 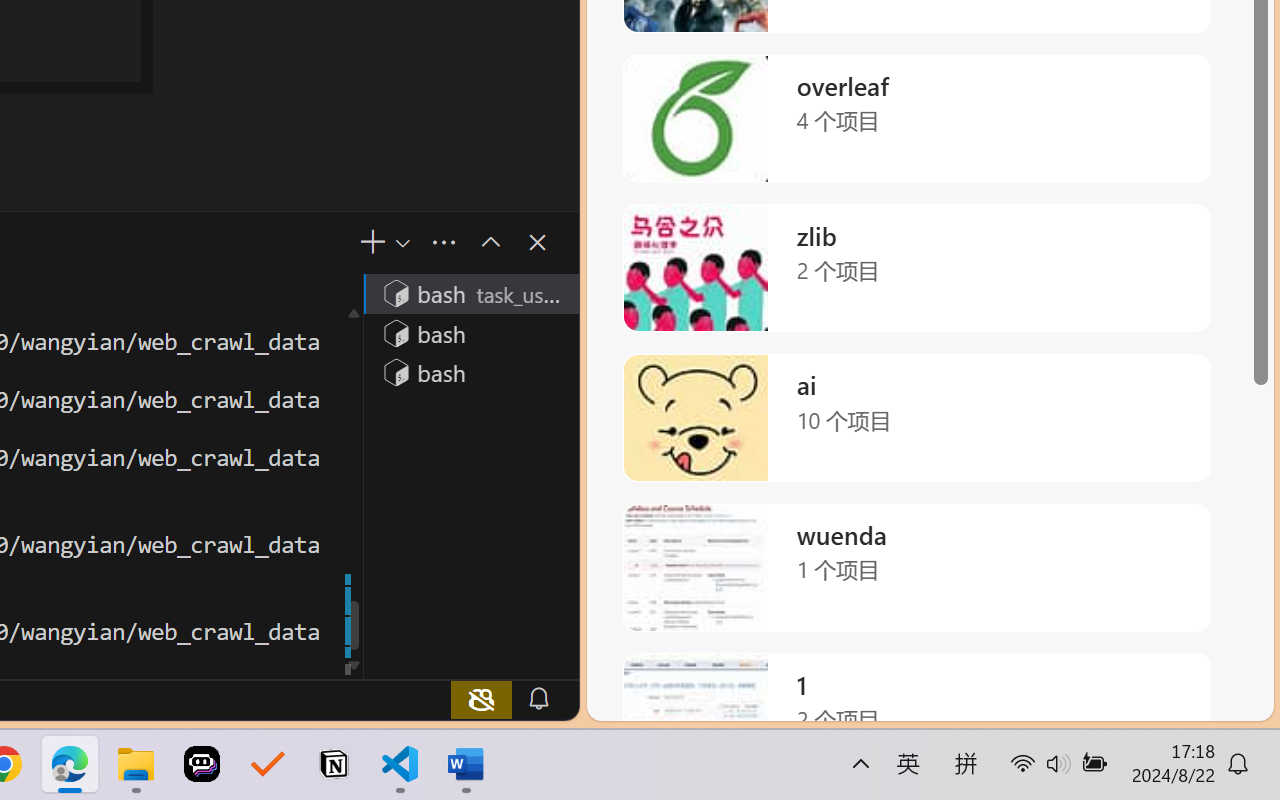 What do you see at coordinates (469, 331) in the screenshot?
I see `'Terminal 2 bash'` at bounding box center [469, 331].